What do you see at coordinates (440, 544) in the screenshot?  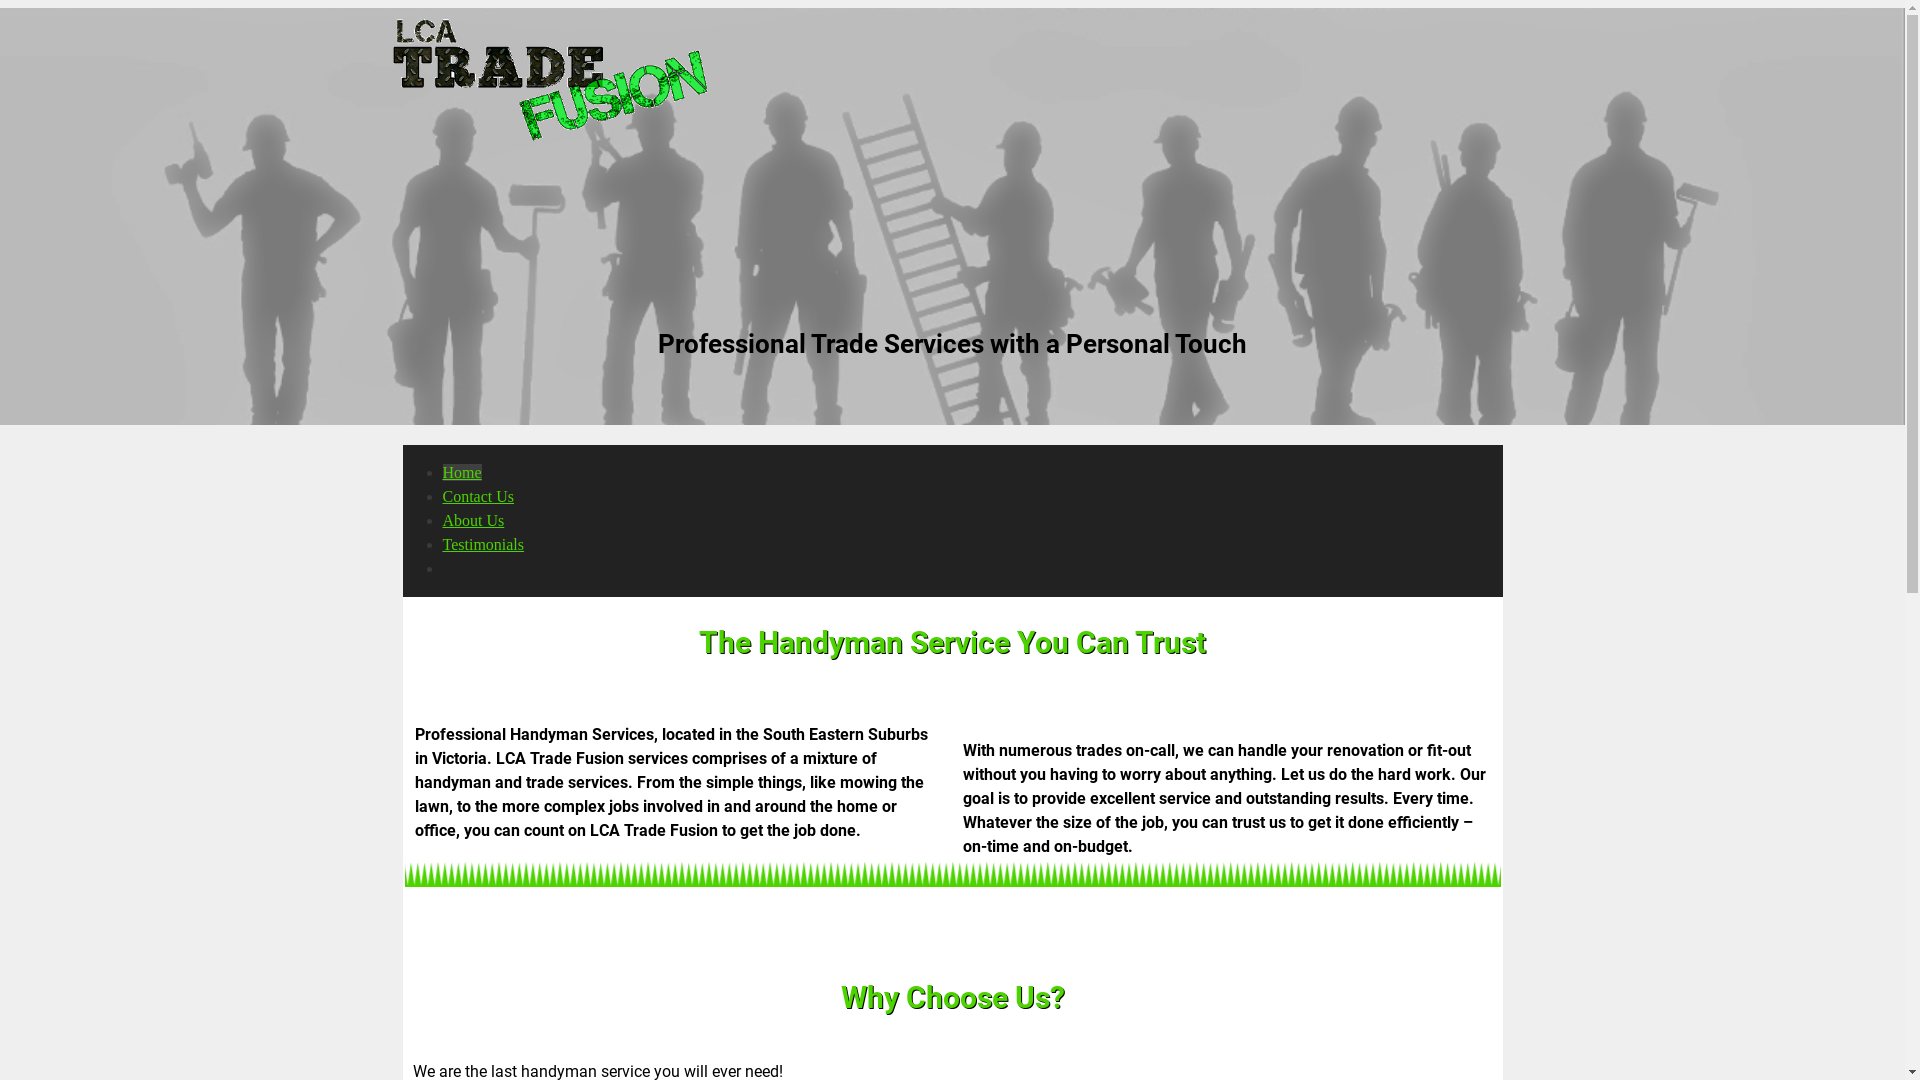 I see `'Testimonials'` at bounding box center [440, 544].